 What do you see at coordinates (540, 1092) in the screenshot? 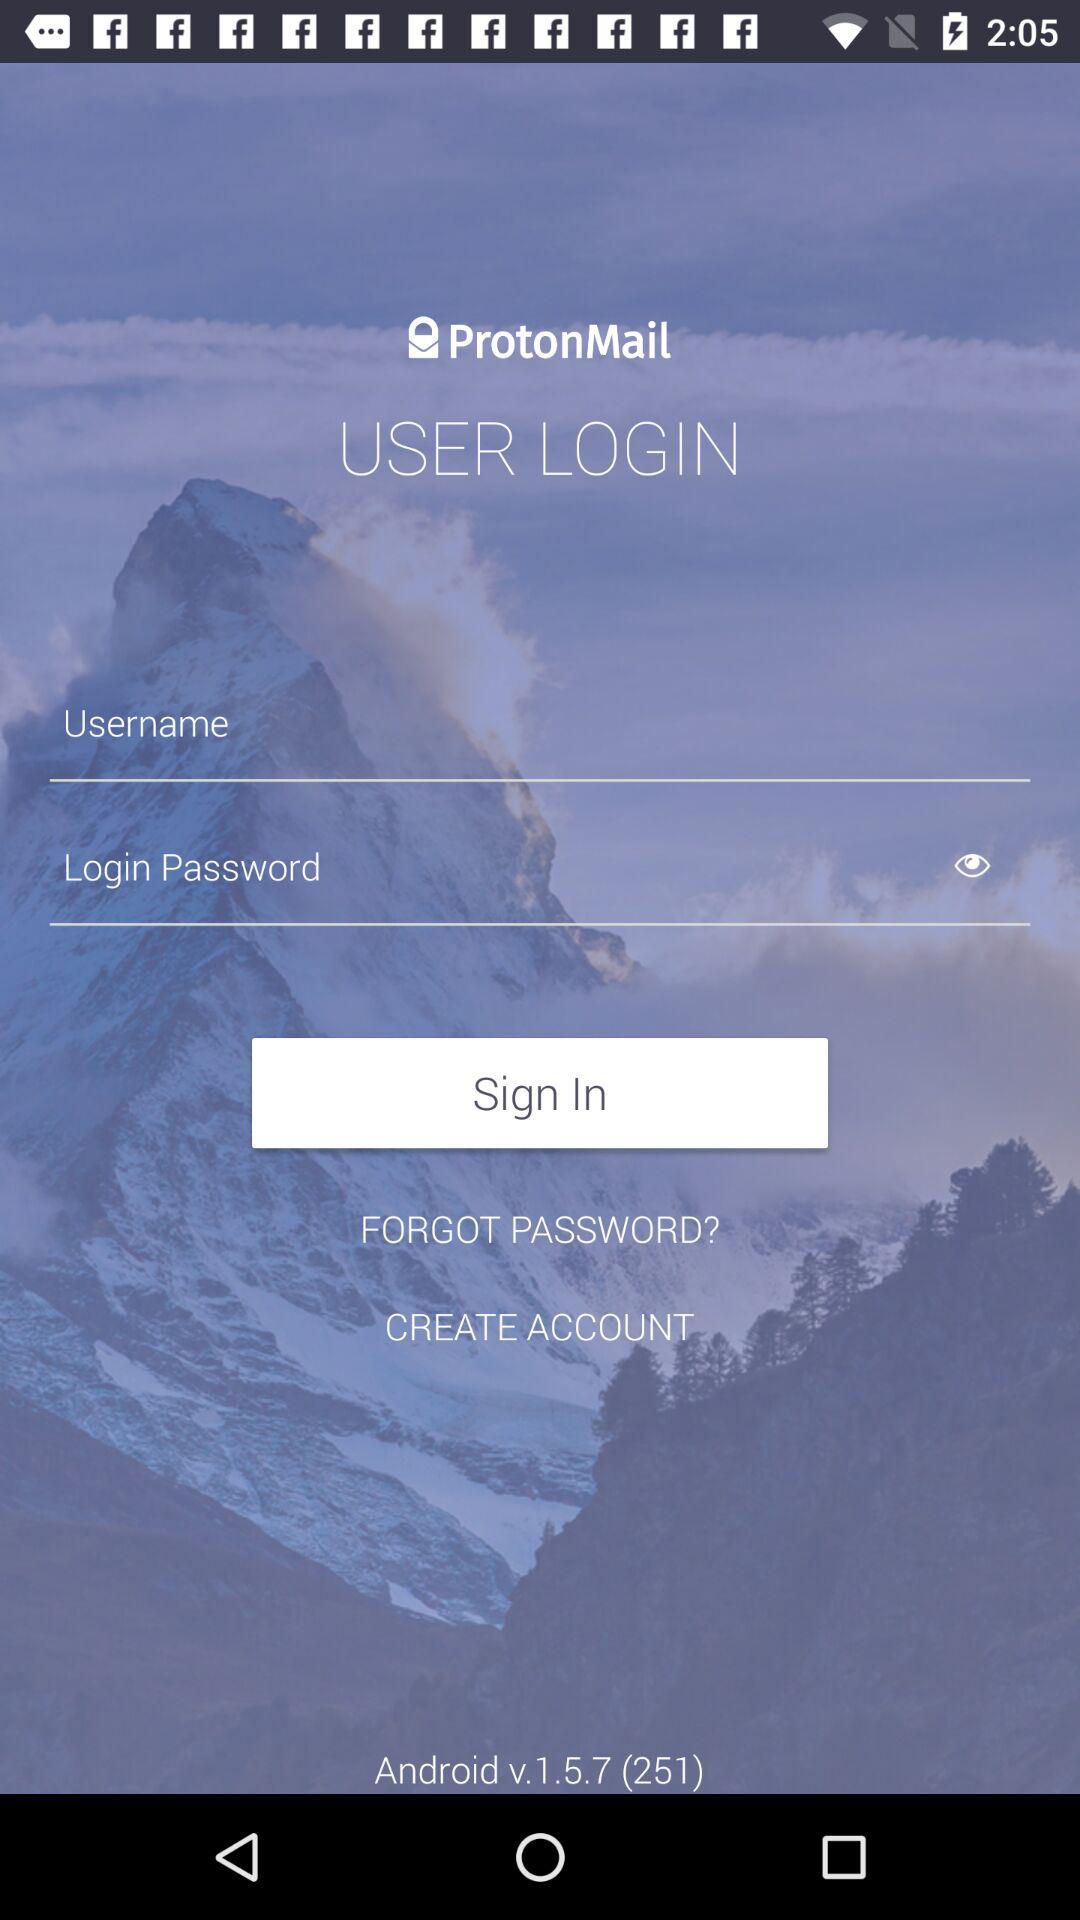
I see `the sign in item` at bounding box center [540, 1092].